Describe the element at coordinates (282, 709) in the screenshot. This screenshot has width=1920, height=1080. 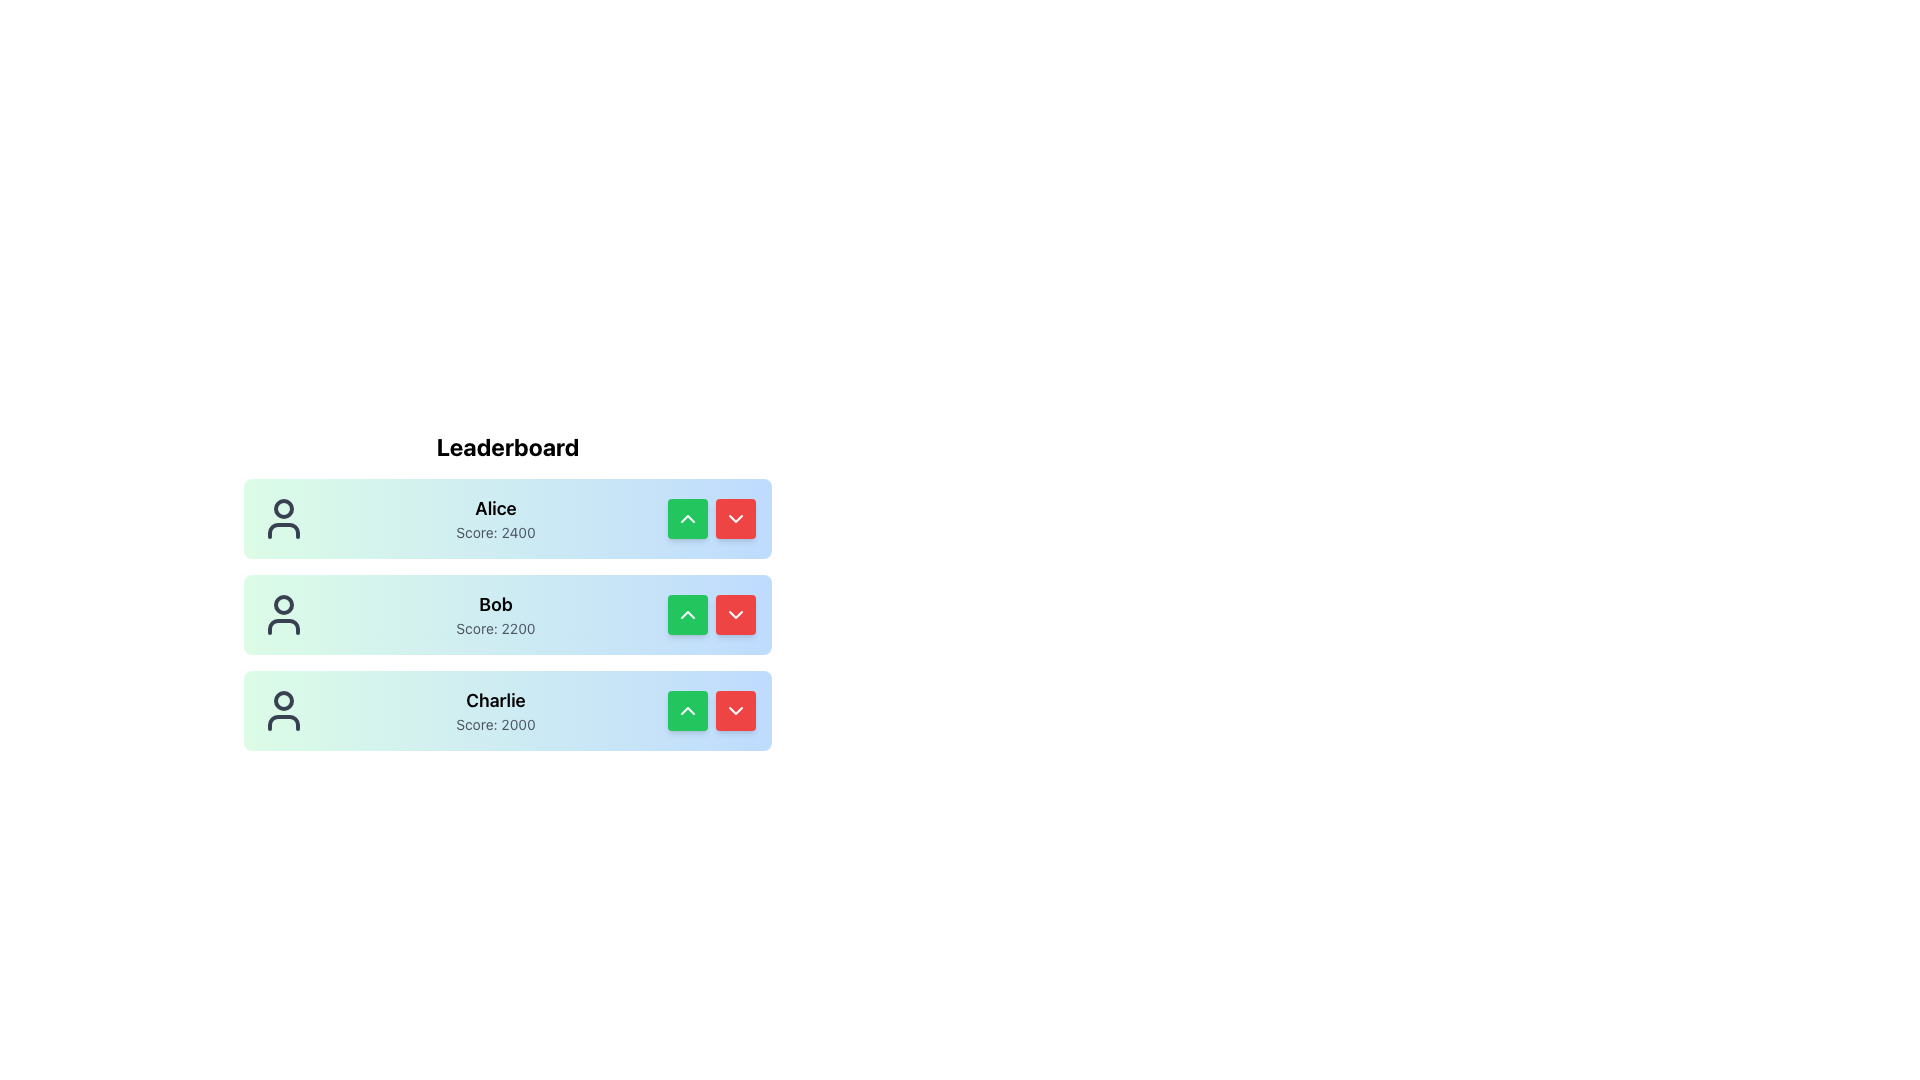
I see `the user silhouette SVG icon representing the user 'Charlie' in the leaderboard, which is the third icon in a vertical sequence` at that location.